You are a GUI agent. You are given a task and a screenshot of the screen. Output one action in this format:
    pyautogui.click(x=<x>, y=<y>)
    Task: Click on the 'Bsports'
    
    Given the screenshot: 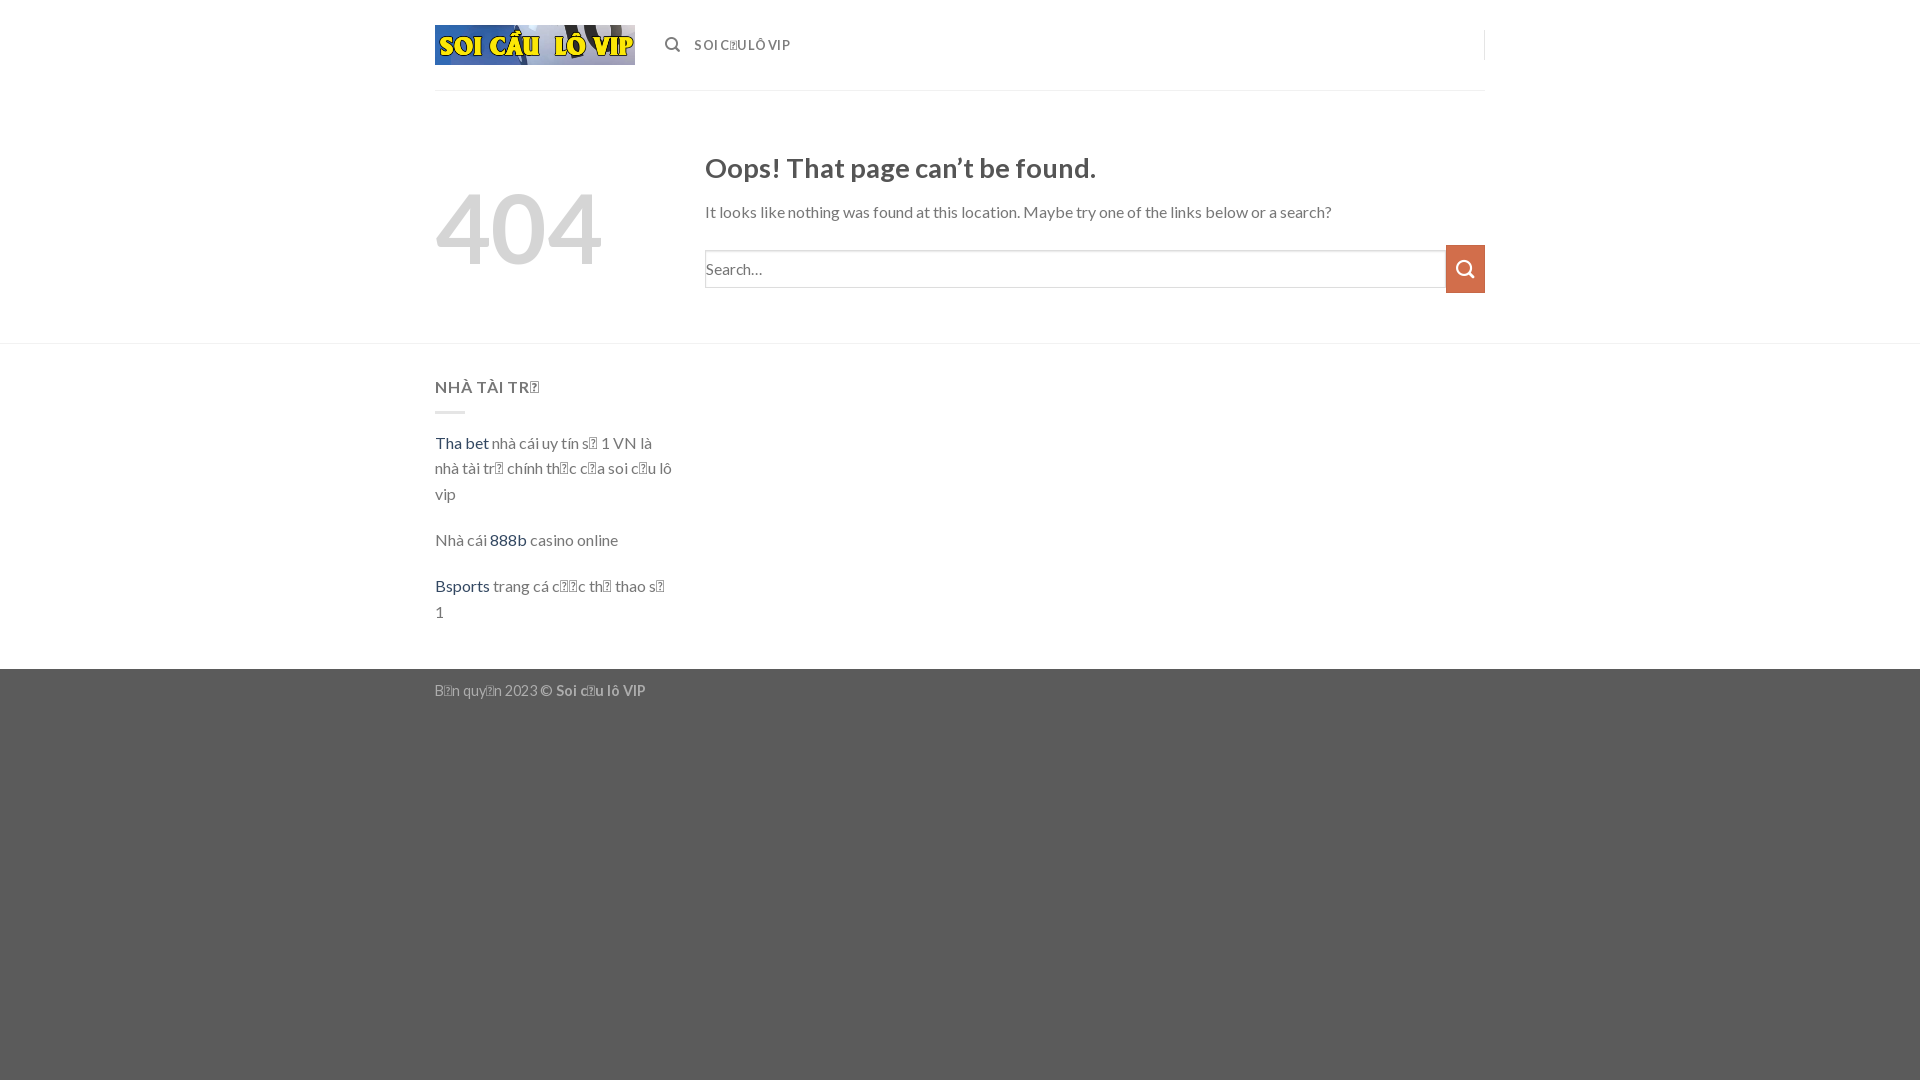 What is the action you would take?
    pyautogui.click(x=461, y=585)
    